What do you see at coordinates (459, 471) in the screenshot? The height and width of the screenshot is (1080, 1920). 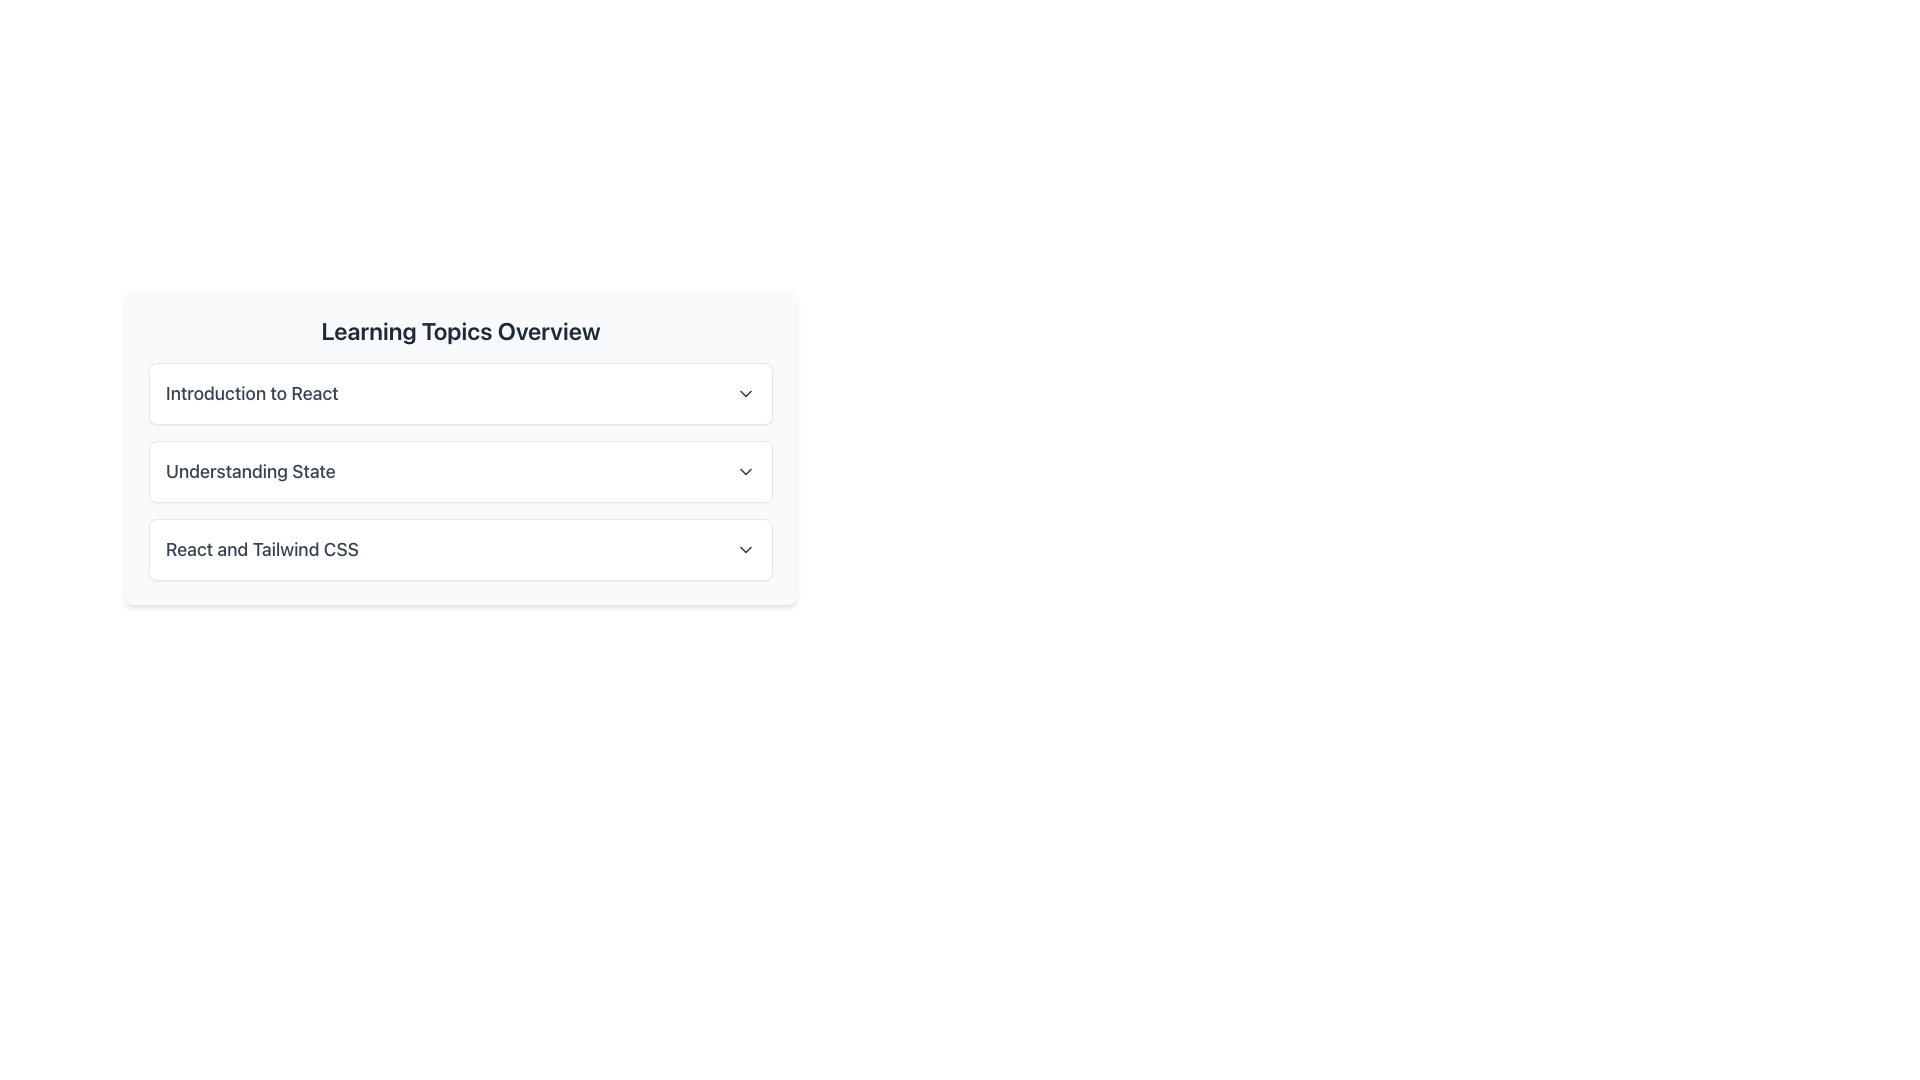 I see `the collapsible item labeled 'Understanding State' in the accordion interface` at bounding box center [459, 471].